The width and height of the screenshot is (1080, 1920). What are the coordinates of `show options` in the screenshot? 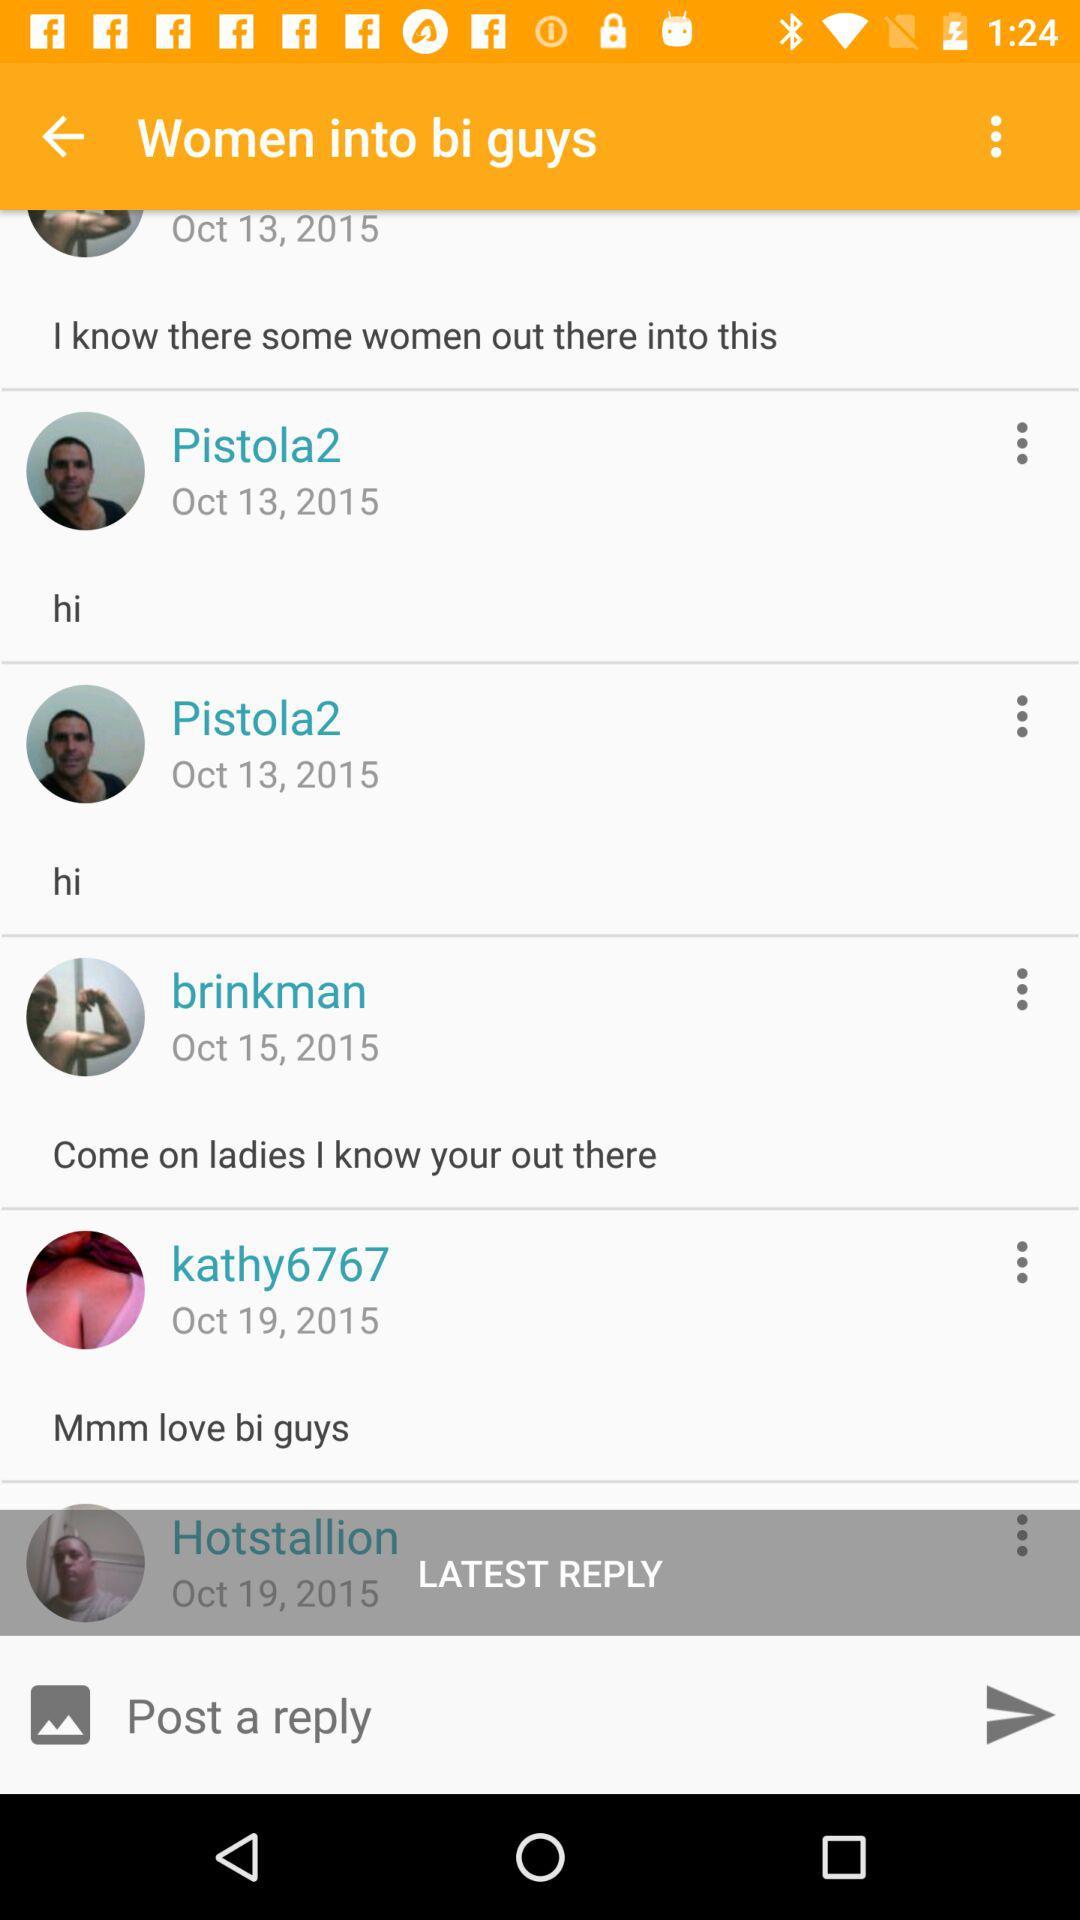 It's located at (1022, 442).